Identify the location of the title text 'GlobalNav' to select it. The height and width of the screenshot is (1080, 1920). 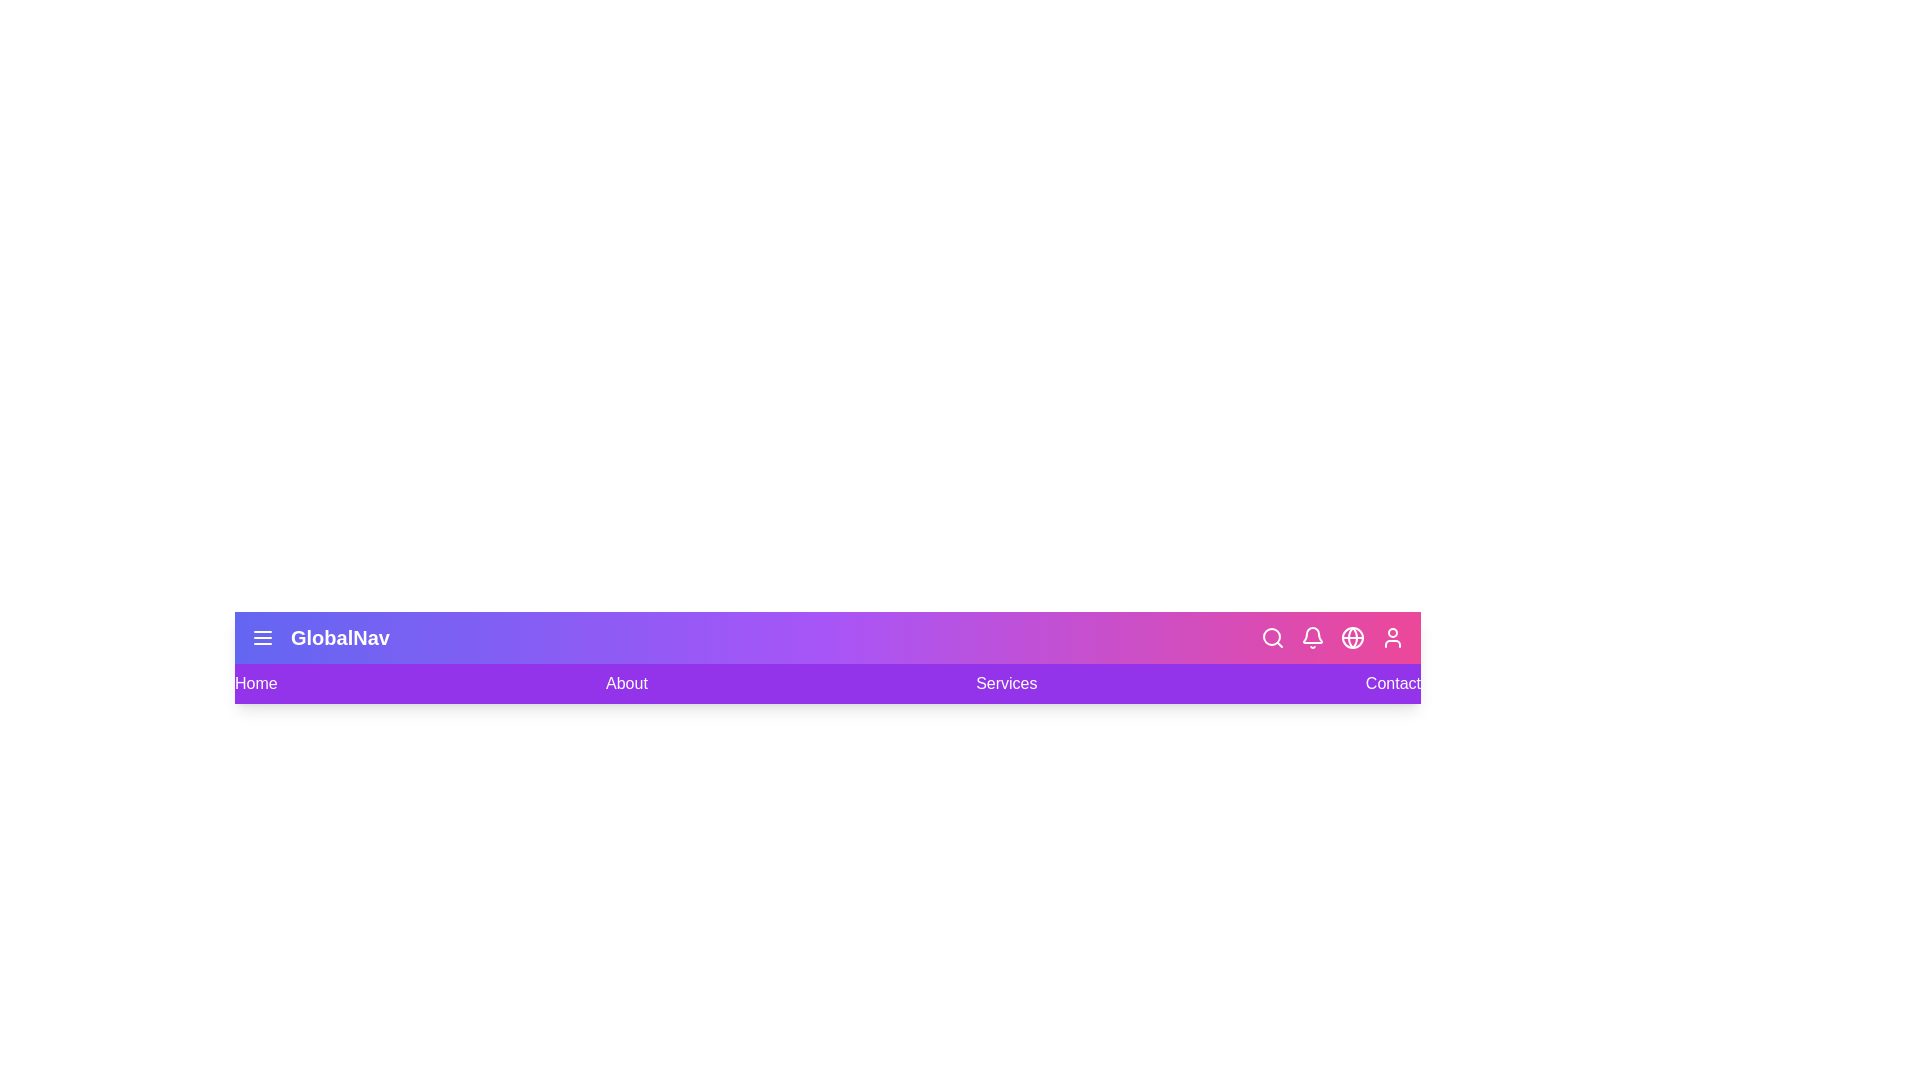
(340, 637).